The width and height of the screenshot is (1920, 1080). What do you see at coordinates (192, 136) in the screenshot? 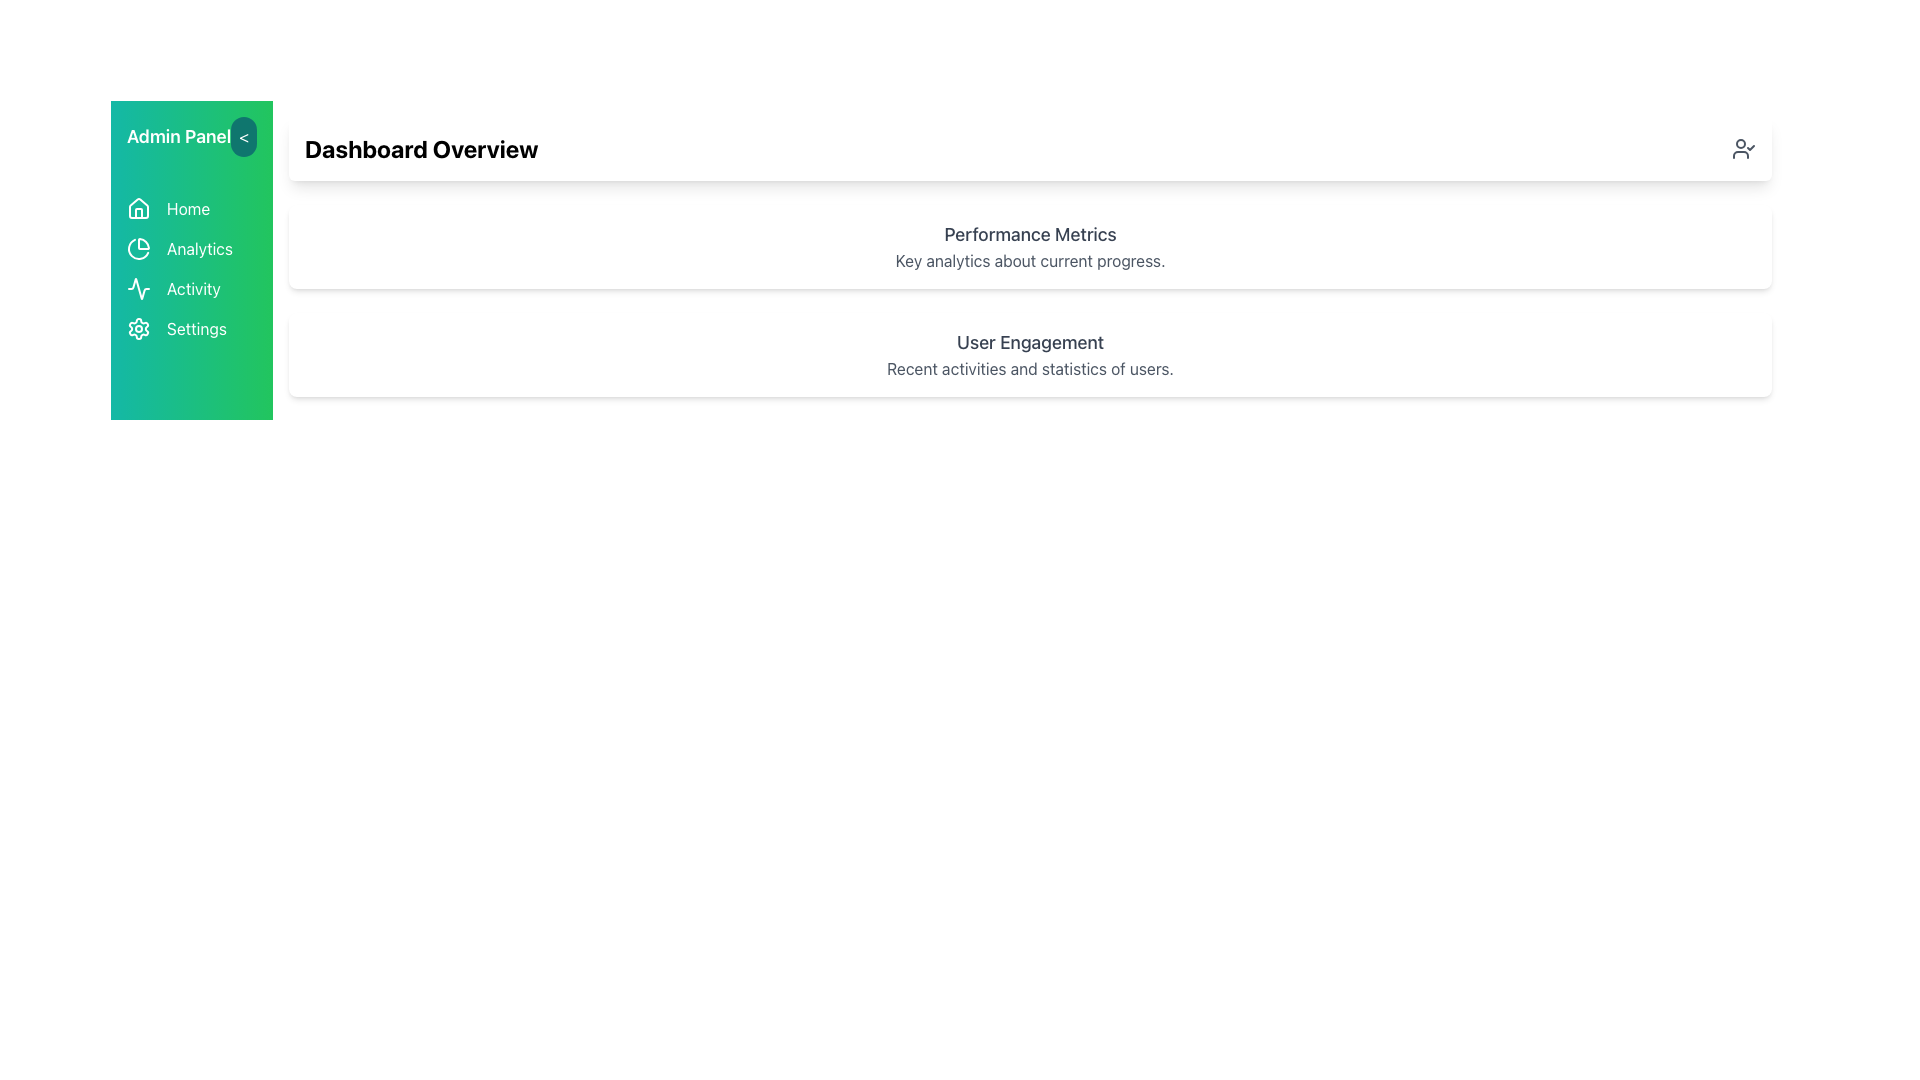
I see `the Sidebar header with an interactive button` at bounding box center [192, 136].